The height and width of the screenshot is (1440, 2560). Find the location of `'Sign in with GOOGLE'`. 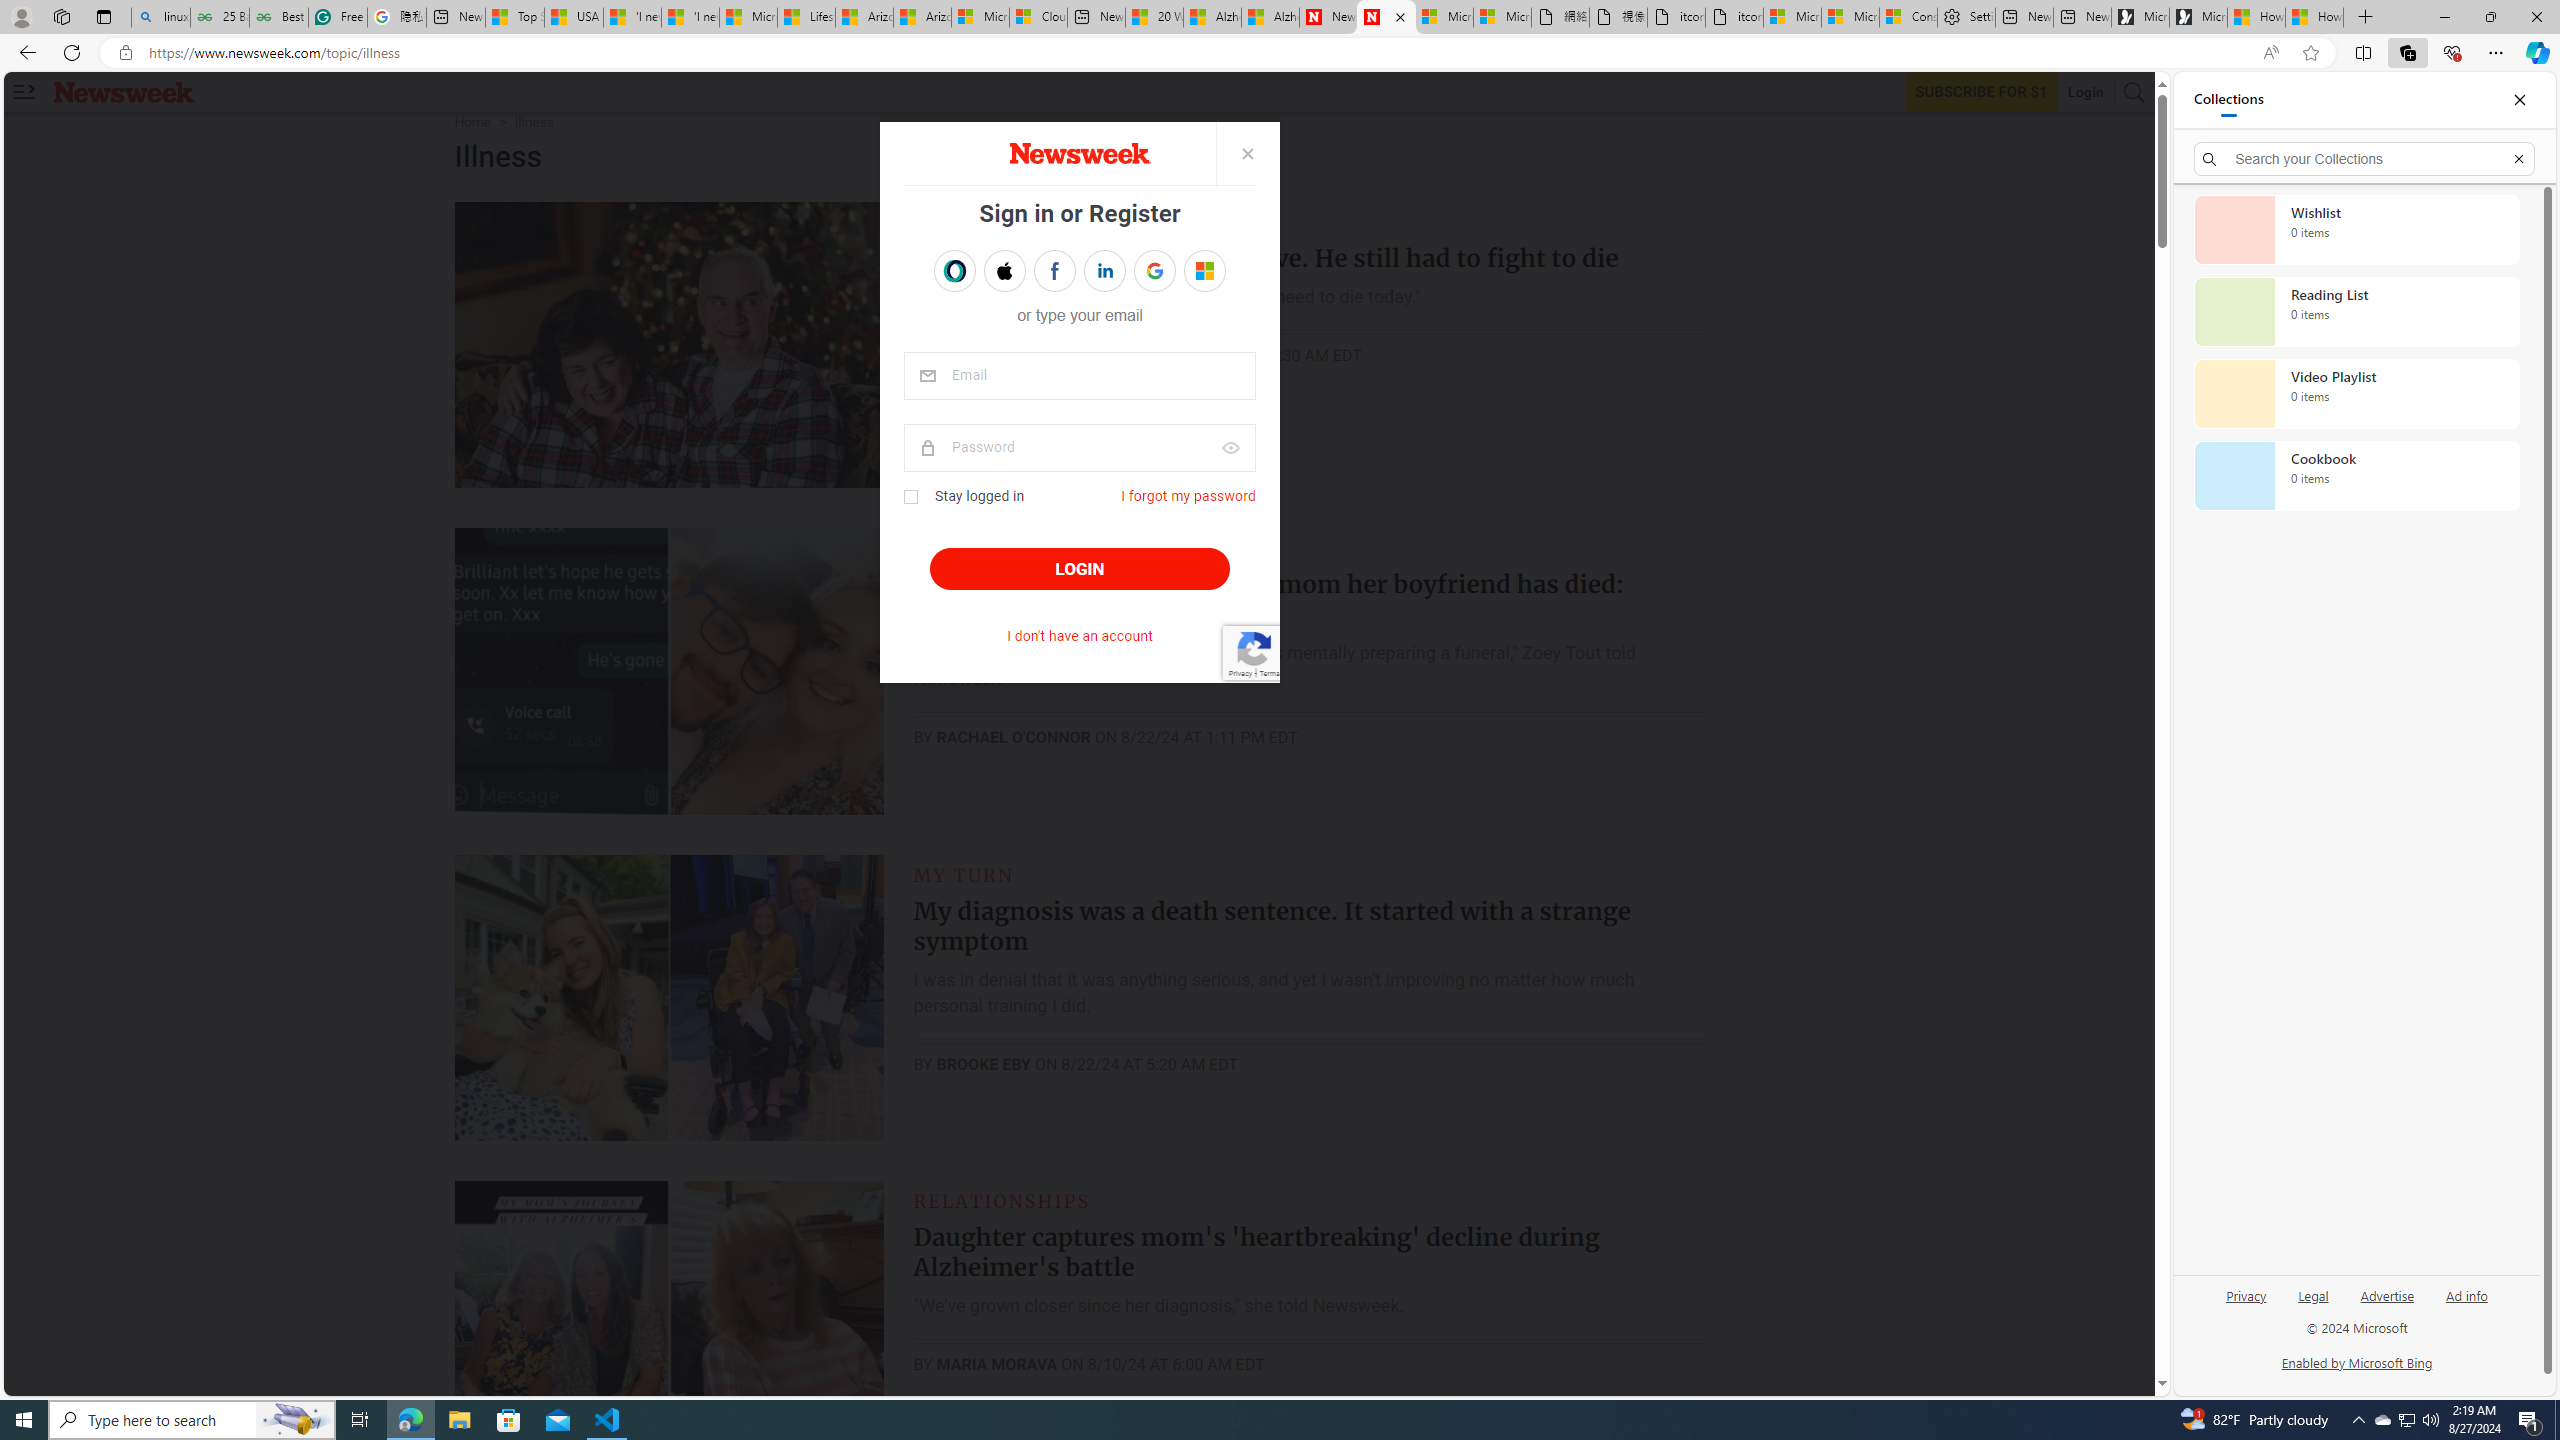

'Sign in with GOOGLE' is located at coordinates (1153, 271).